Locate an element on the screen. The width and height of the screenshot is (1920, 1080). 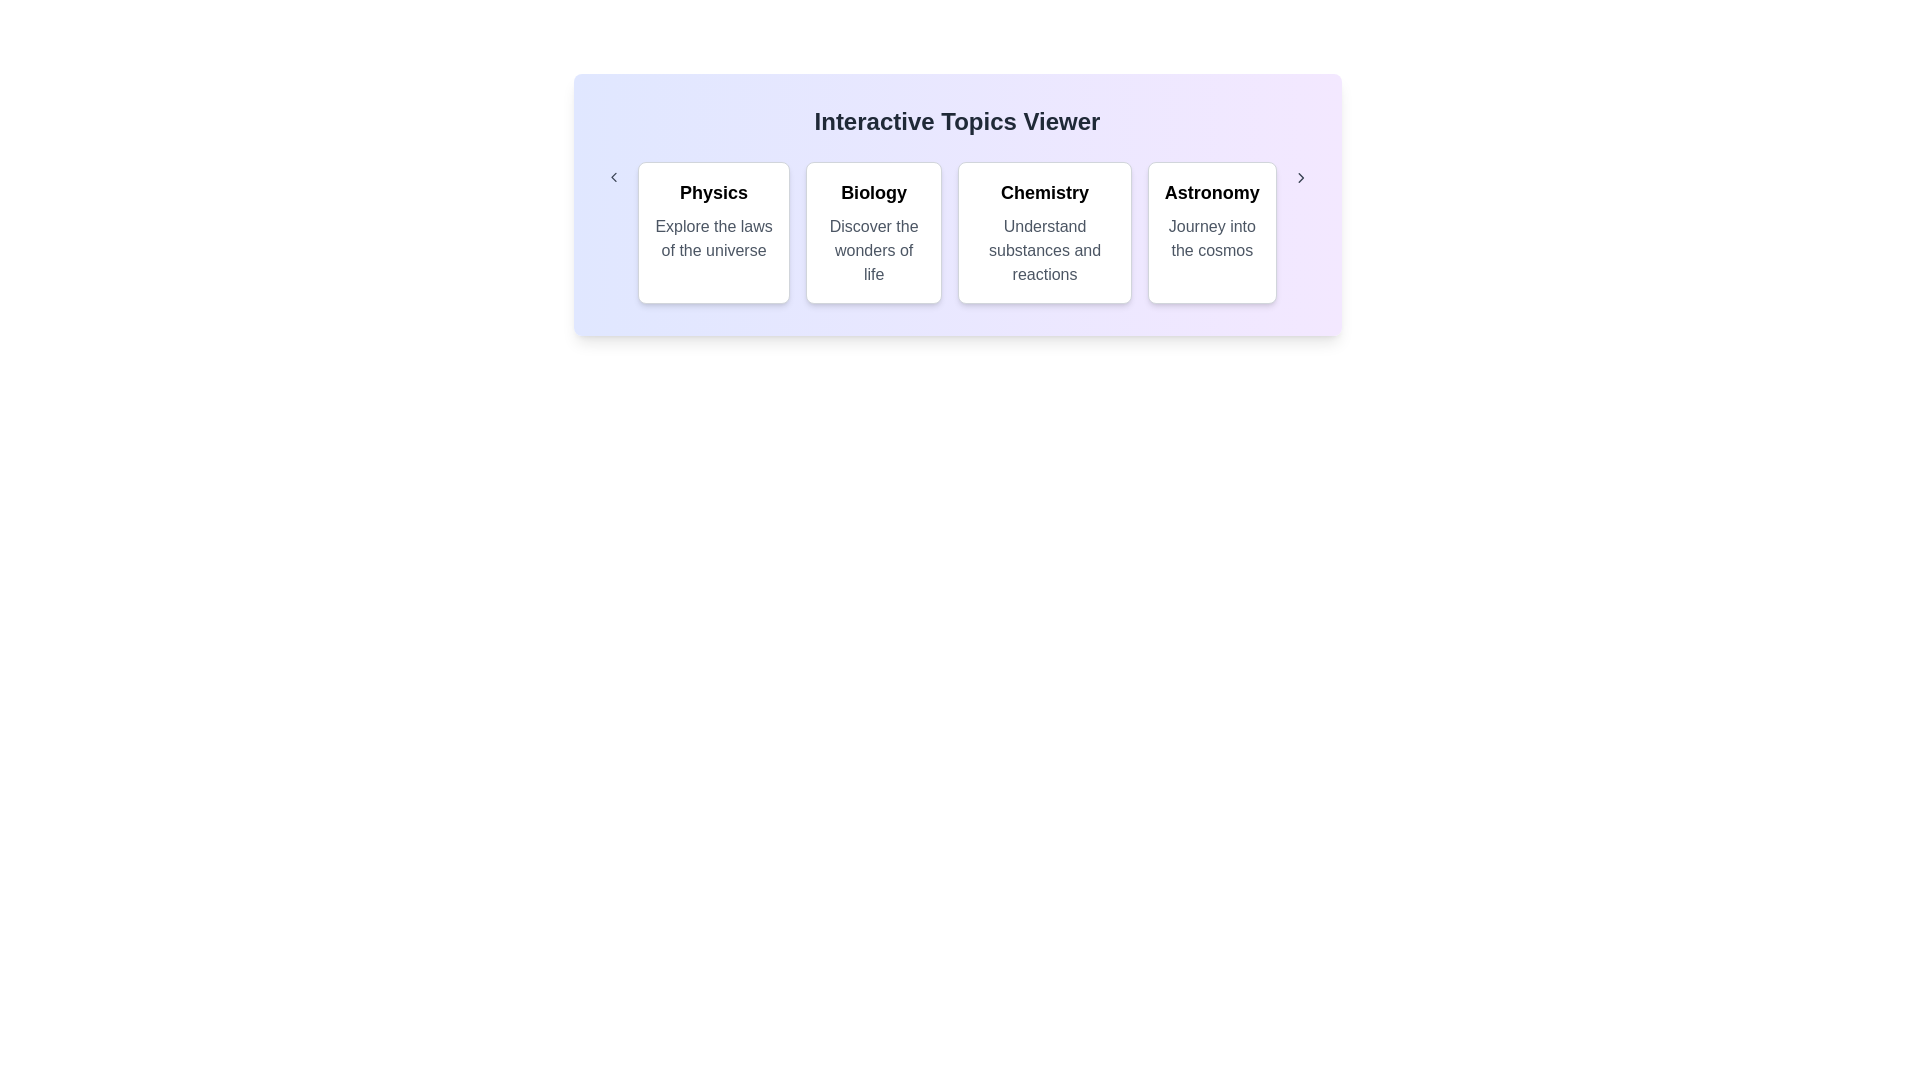
the category Chemistry to observe the hover effect is located at coordinates (1044, 231).